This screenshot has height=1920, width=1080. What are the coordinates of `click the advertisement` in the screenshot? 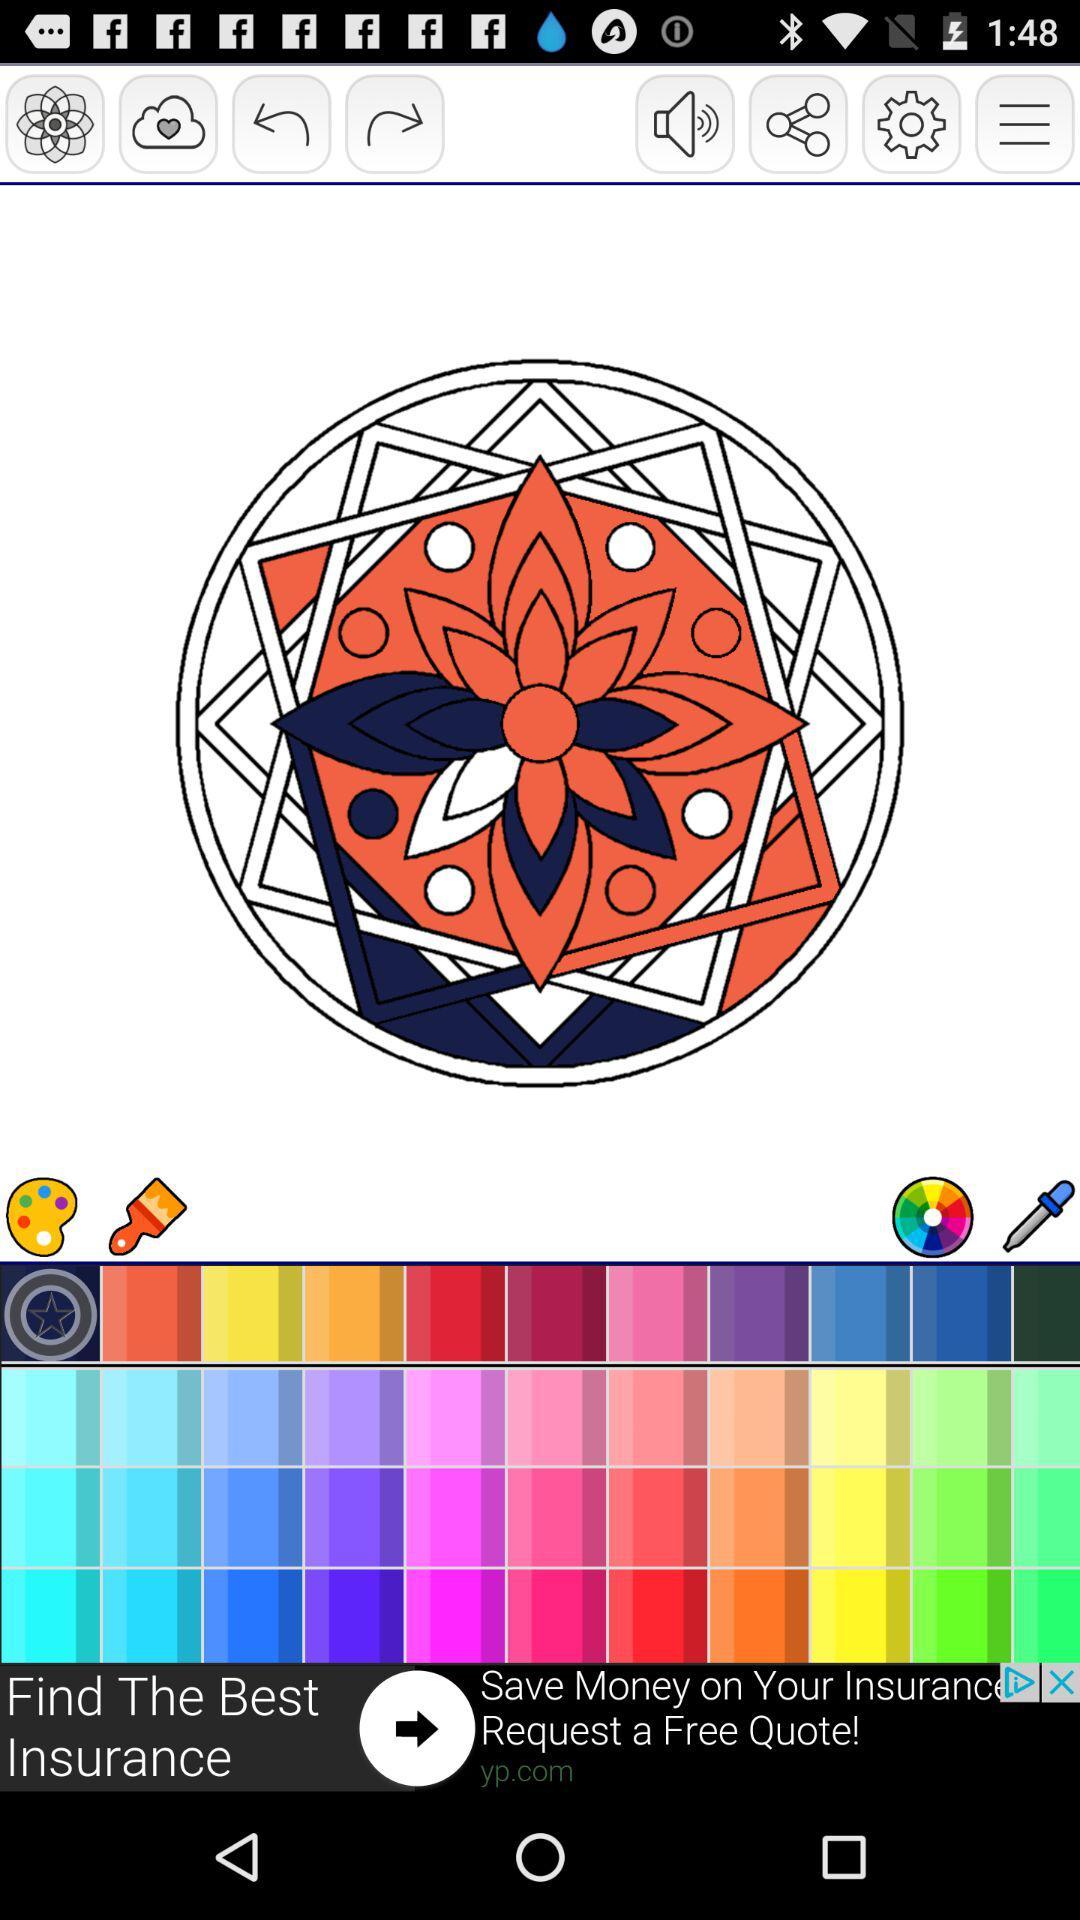 It's located at (540, 1727).